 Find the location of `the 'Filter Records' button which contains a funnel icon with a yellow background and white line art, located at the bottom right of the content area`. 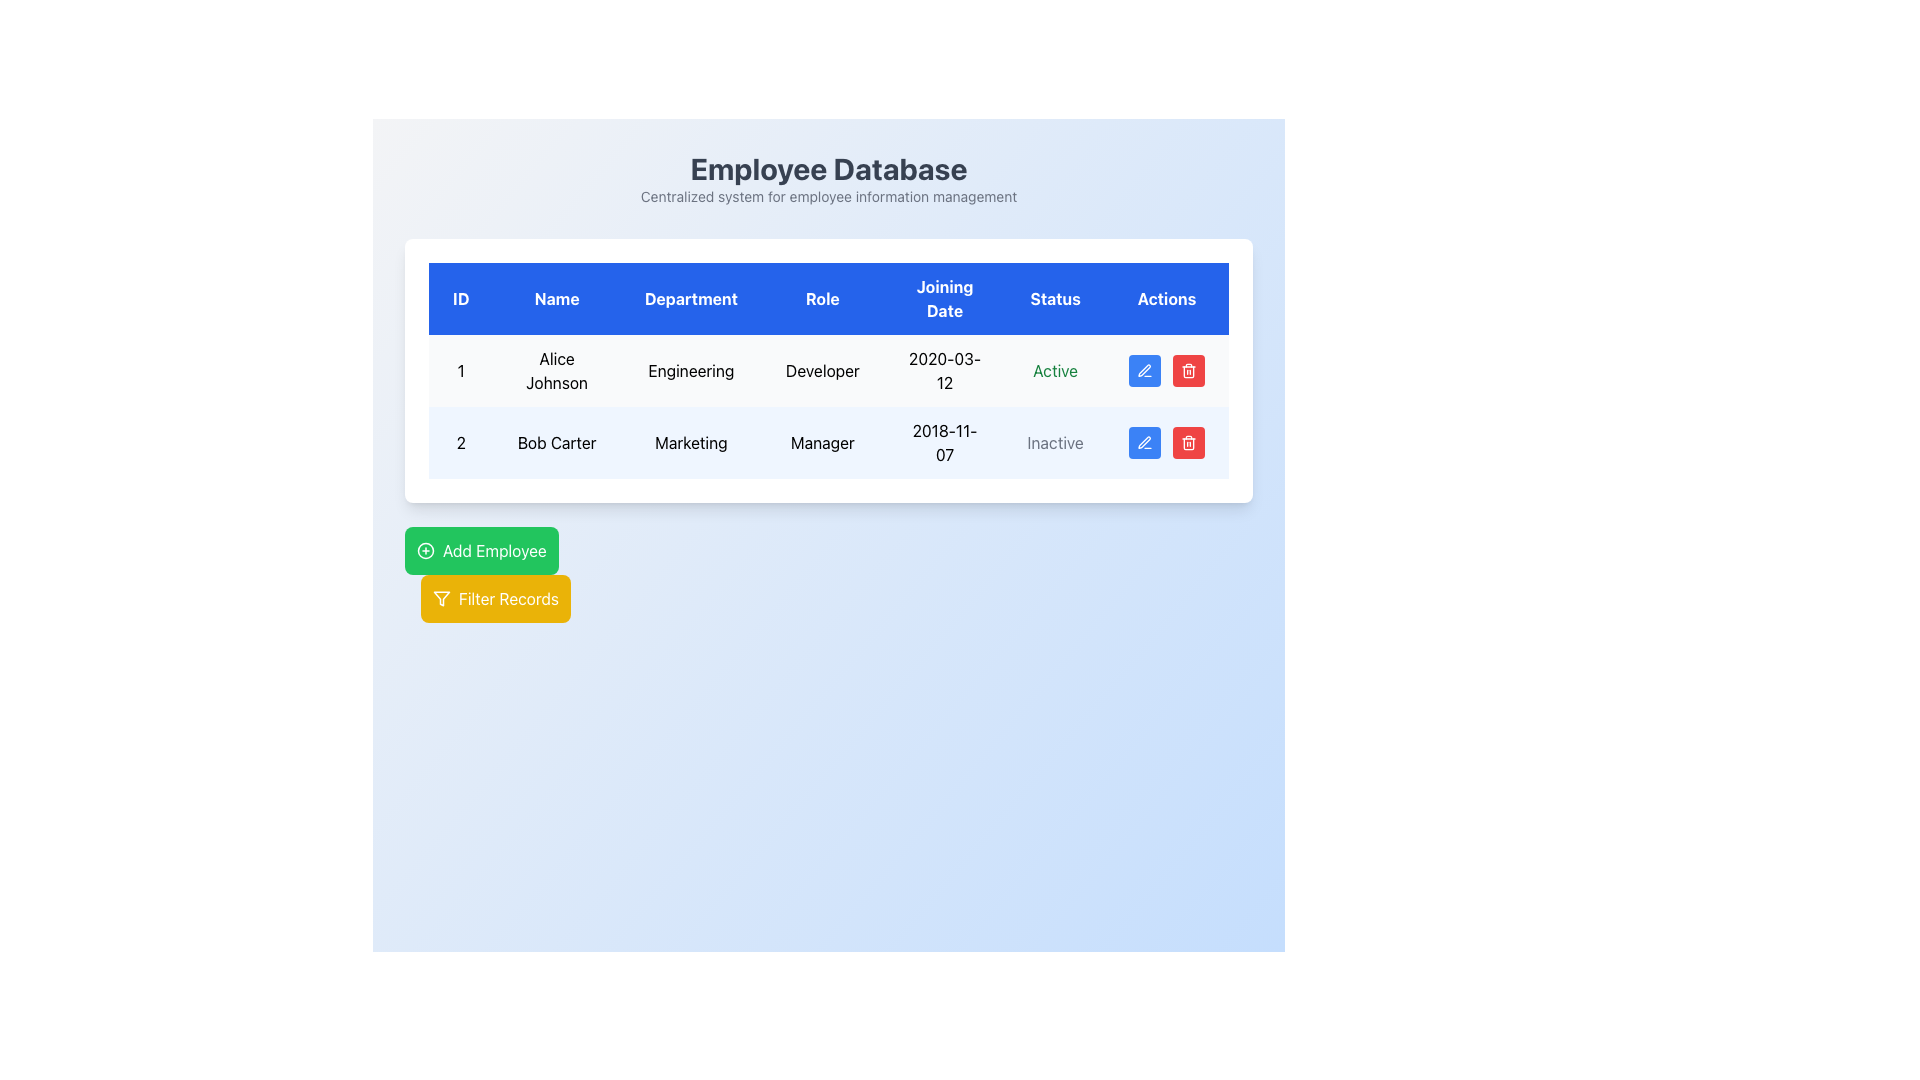

the 'Filter Records' button which contains a funnel icon with a yellow background and white line art, located at the bottom right of the content area is located at coordinates (440, 597).